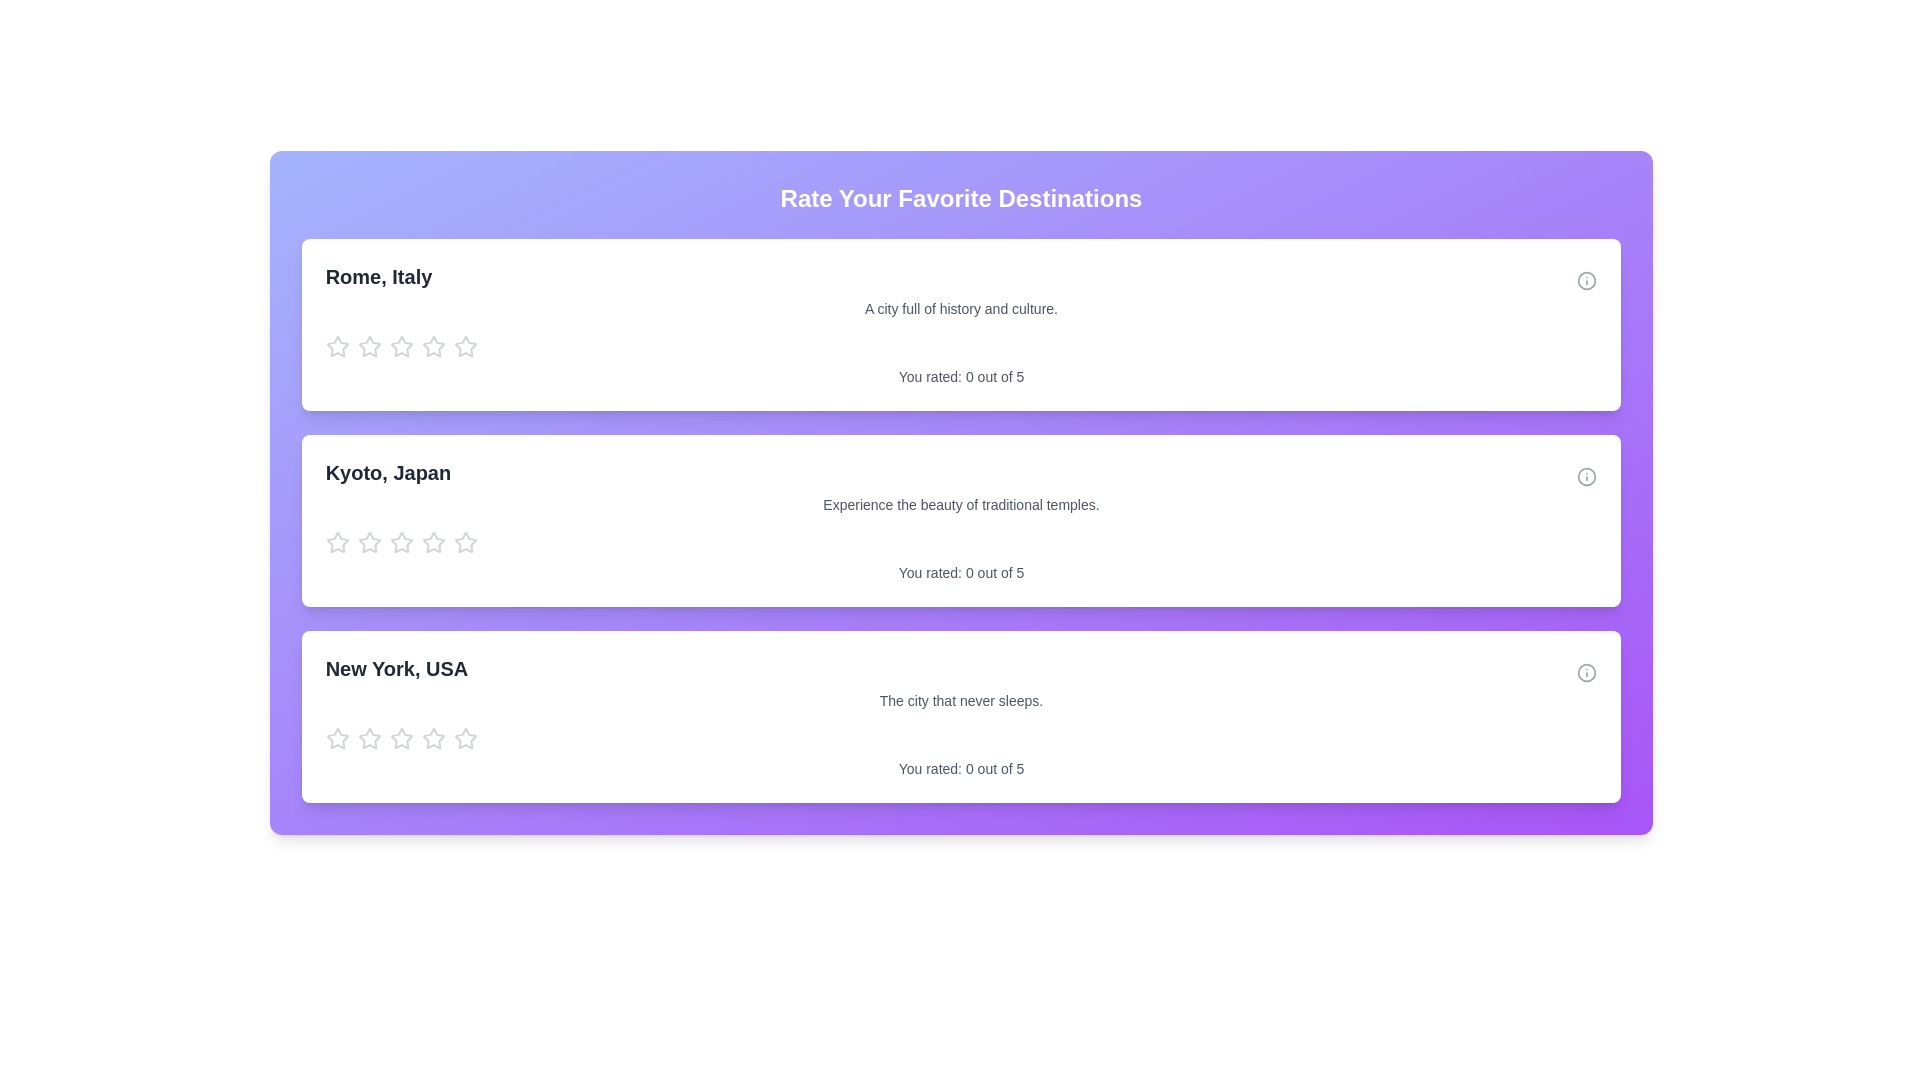 This screenshot has width=1920, height=1080. What do you see at coordinates (369, 345) in the screenshot?
I see `the first star icon in the rating section under the title 'Rome, Italy'` at bounding box center [369, 345].